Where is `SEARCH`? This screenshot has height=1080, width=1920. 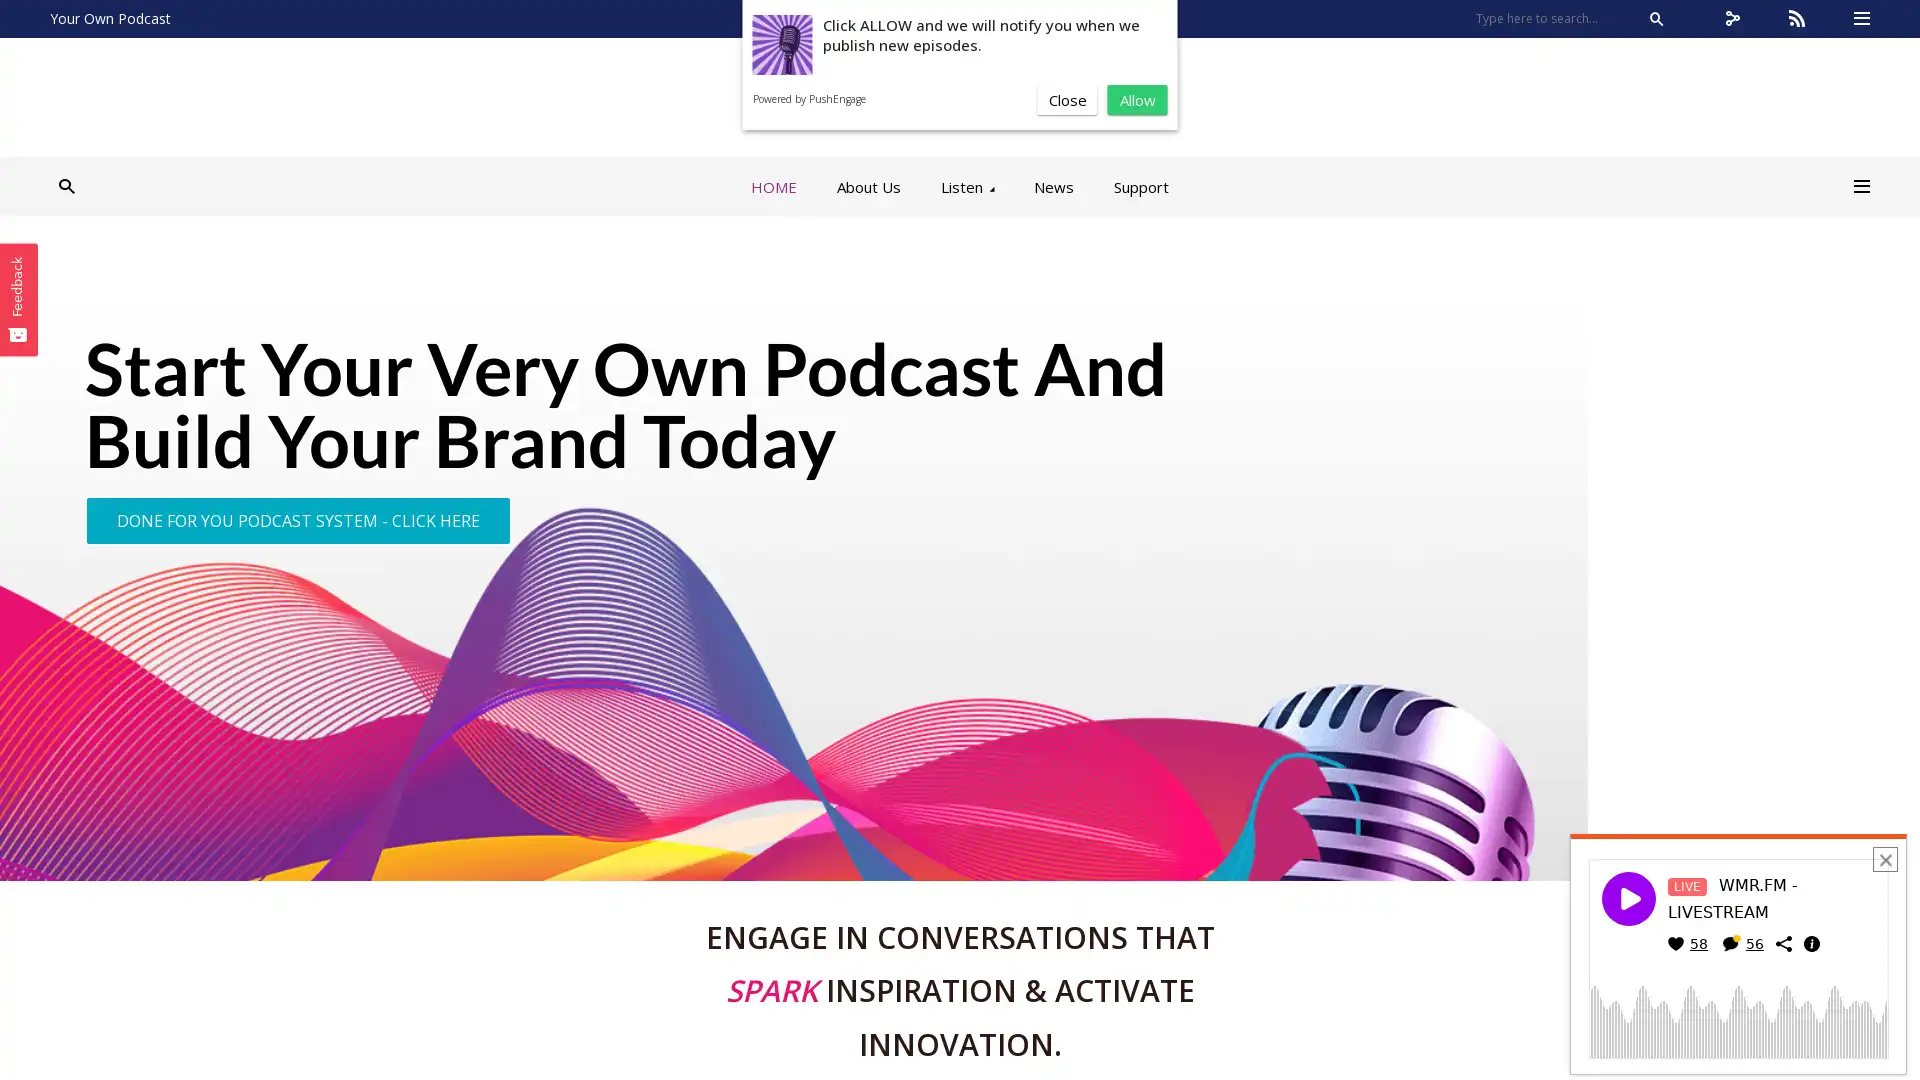
SEARCH is located at coordinates (1656, 19).